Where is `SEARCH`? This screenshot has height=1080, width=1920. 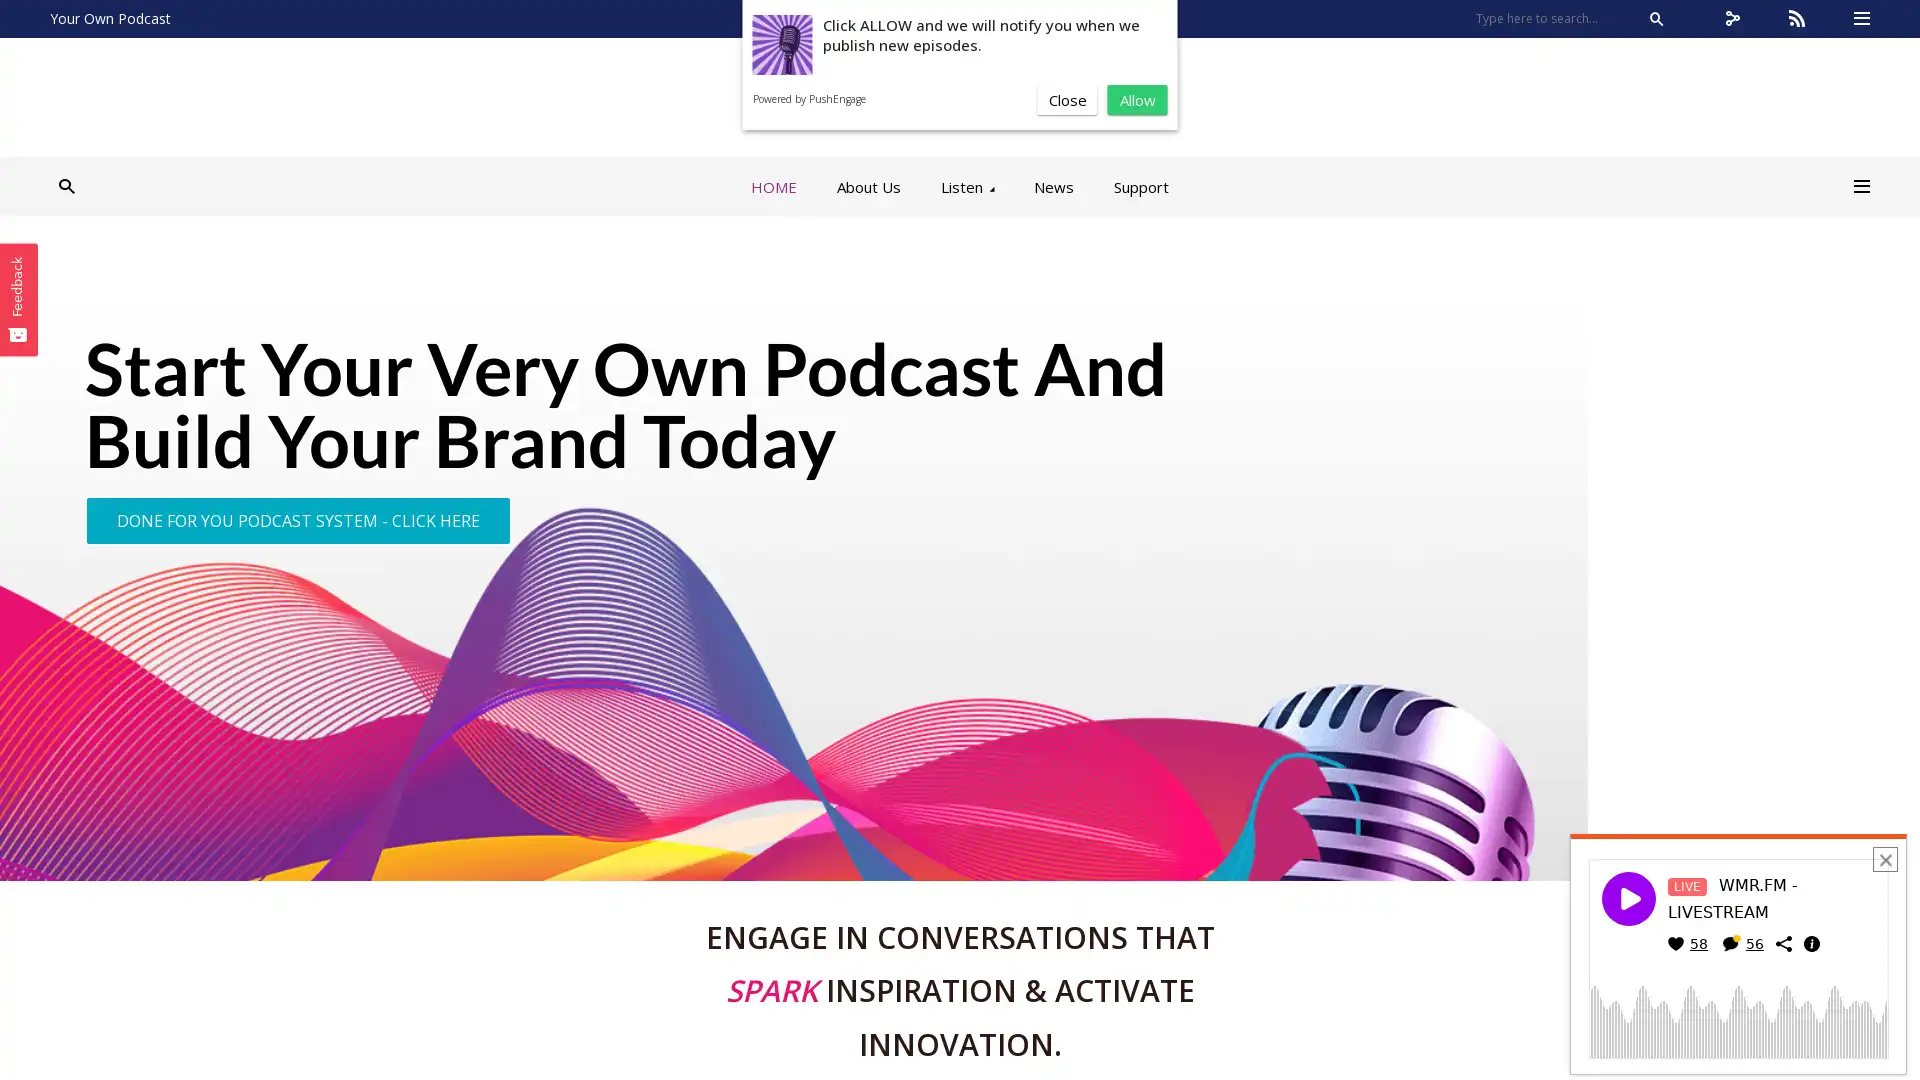
SEARCH is located at coordinates (1656, 19).